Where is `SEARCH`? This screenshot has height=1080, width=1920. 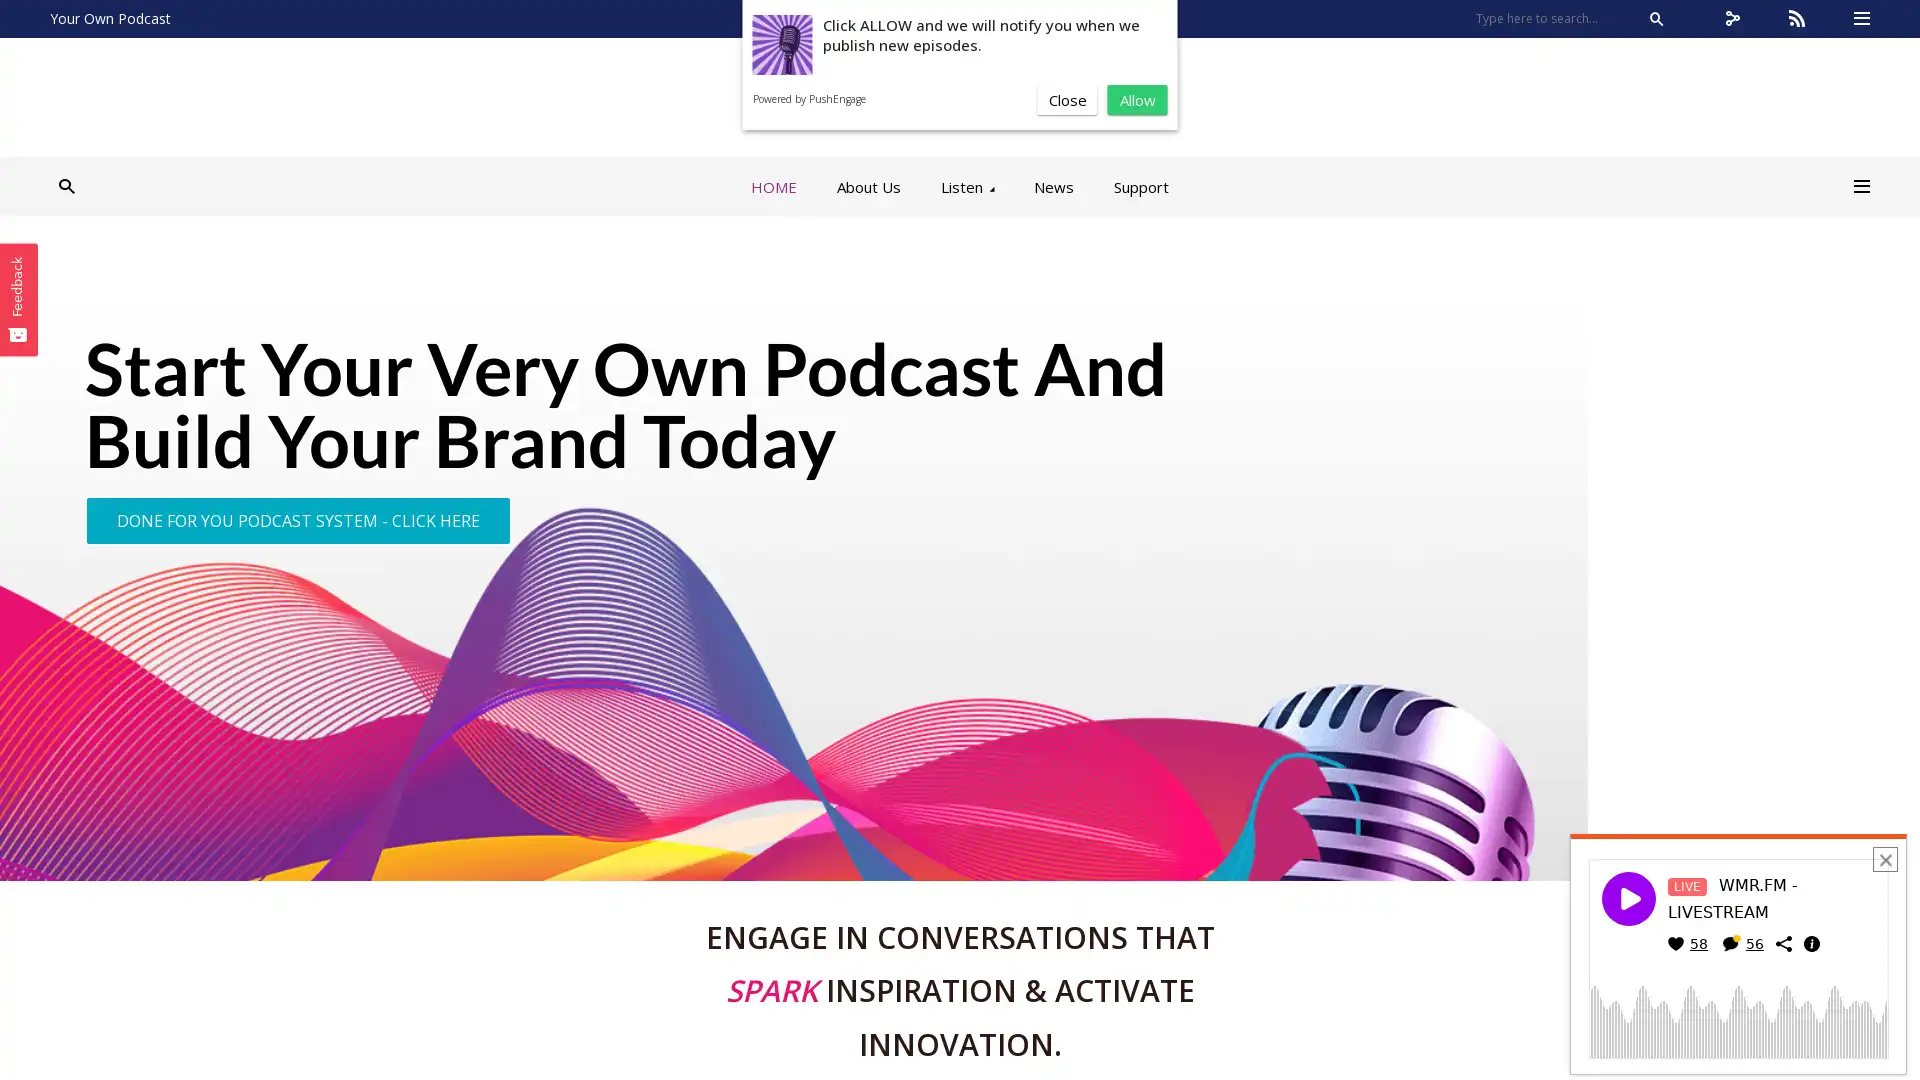
SEARCH is located at coordinates (1656, 19).